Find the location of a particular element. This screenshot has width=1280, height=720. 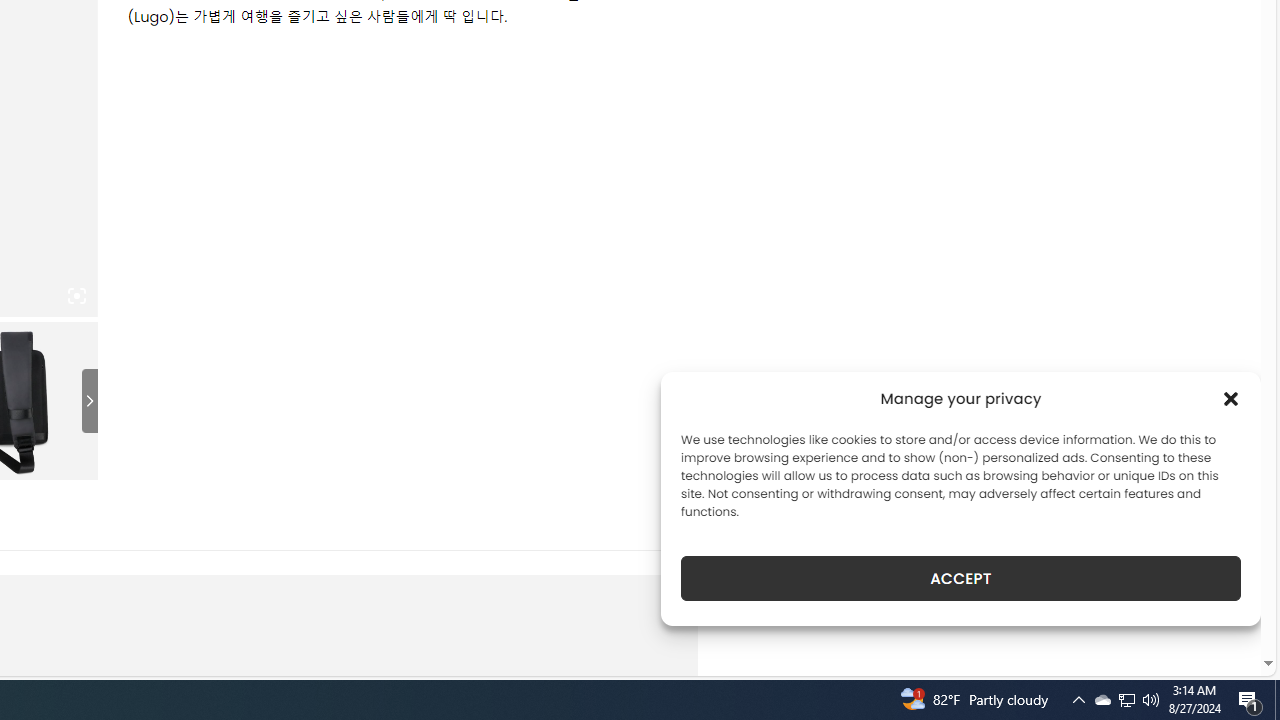

'Class: iconic-woothumbs-fullscreen' is located at coordinates (76, 296).